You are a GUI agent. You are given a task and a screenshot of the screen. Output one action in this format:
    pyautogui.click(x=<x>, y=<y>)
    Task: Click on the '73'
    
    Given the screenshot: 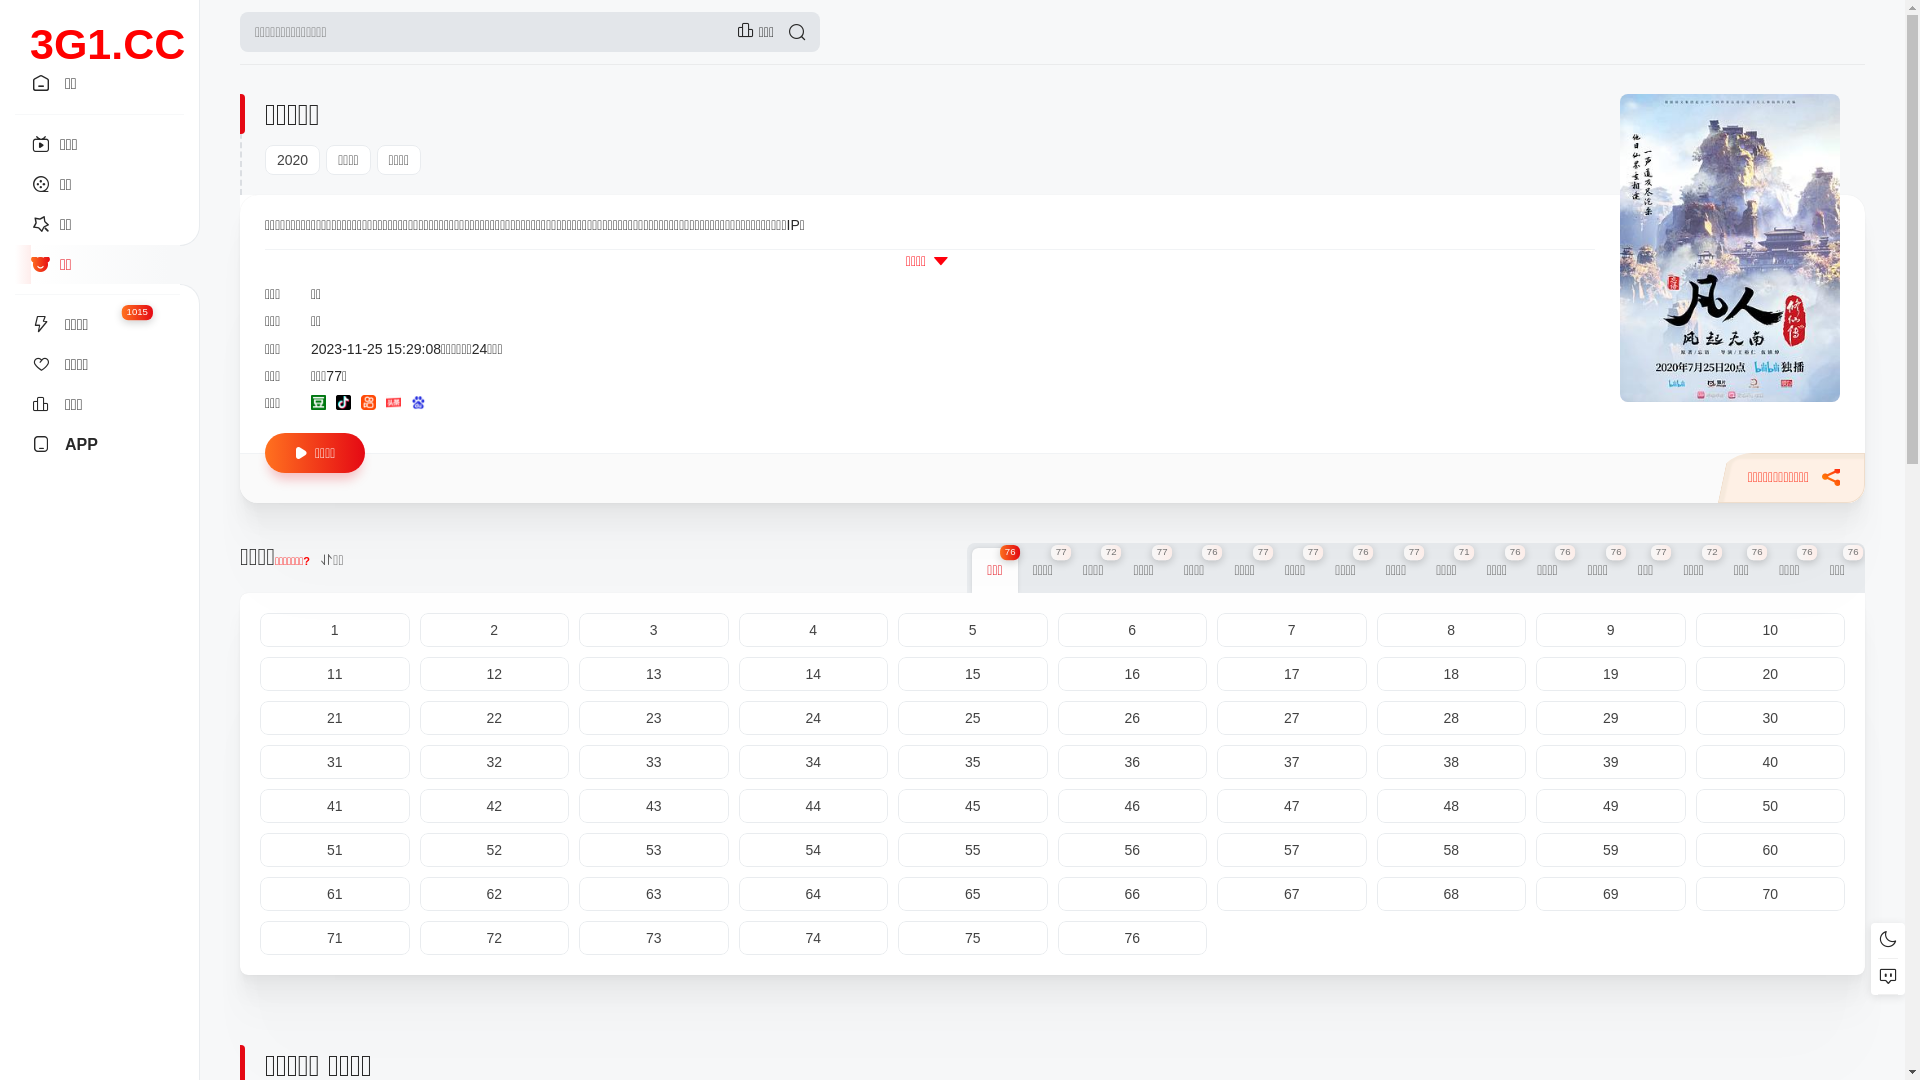 What is the action you would take?
    pyautogui.click(x=653, y=937)
    